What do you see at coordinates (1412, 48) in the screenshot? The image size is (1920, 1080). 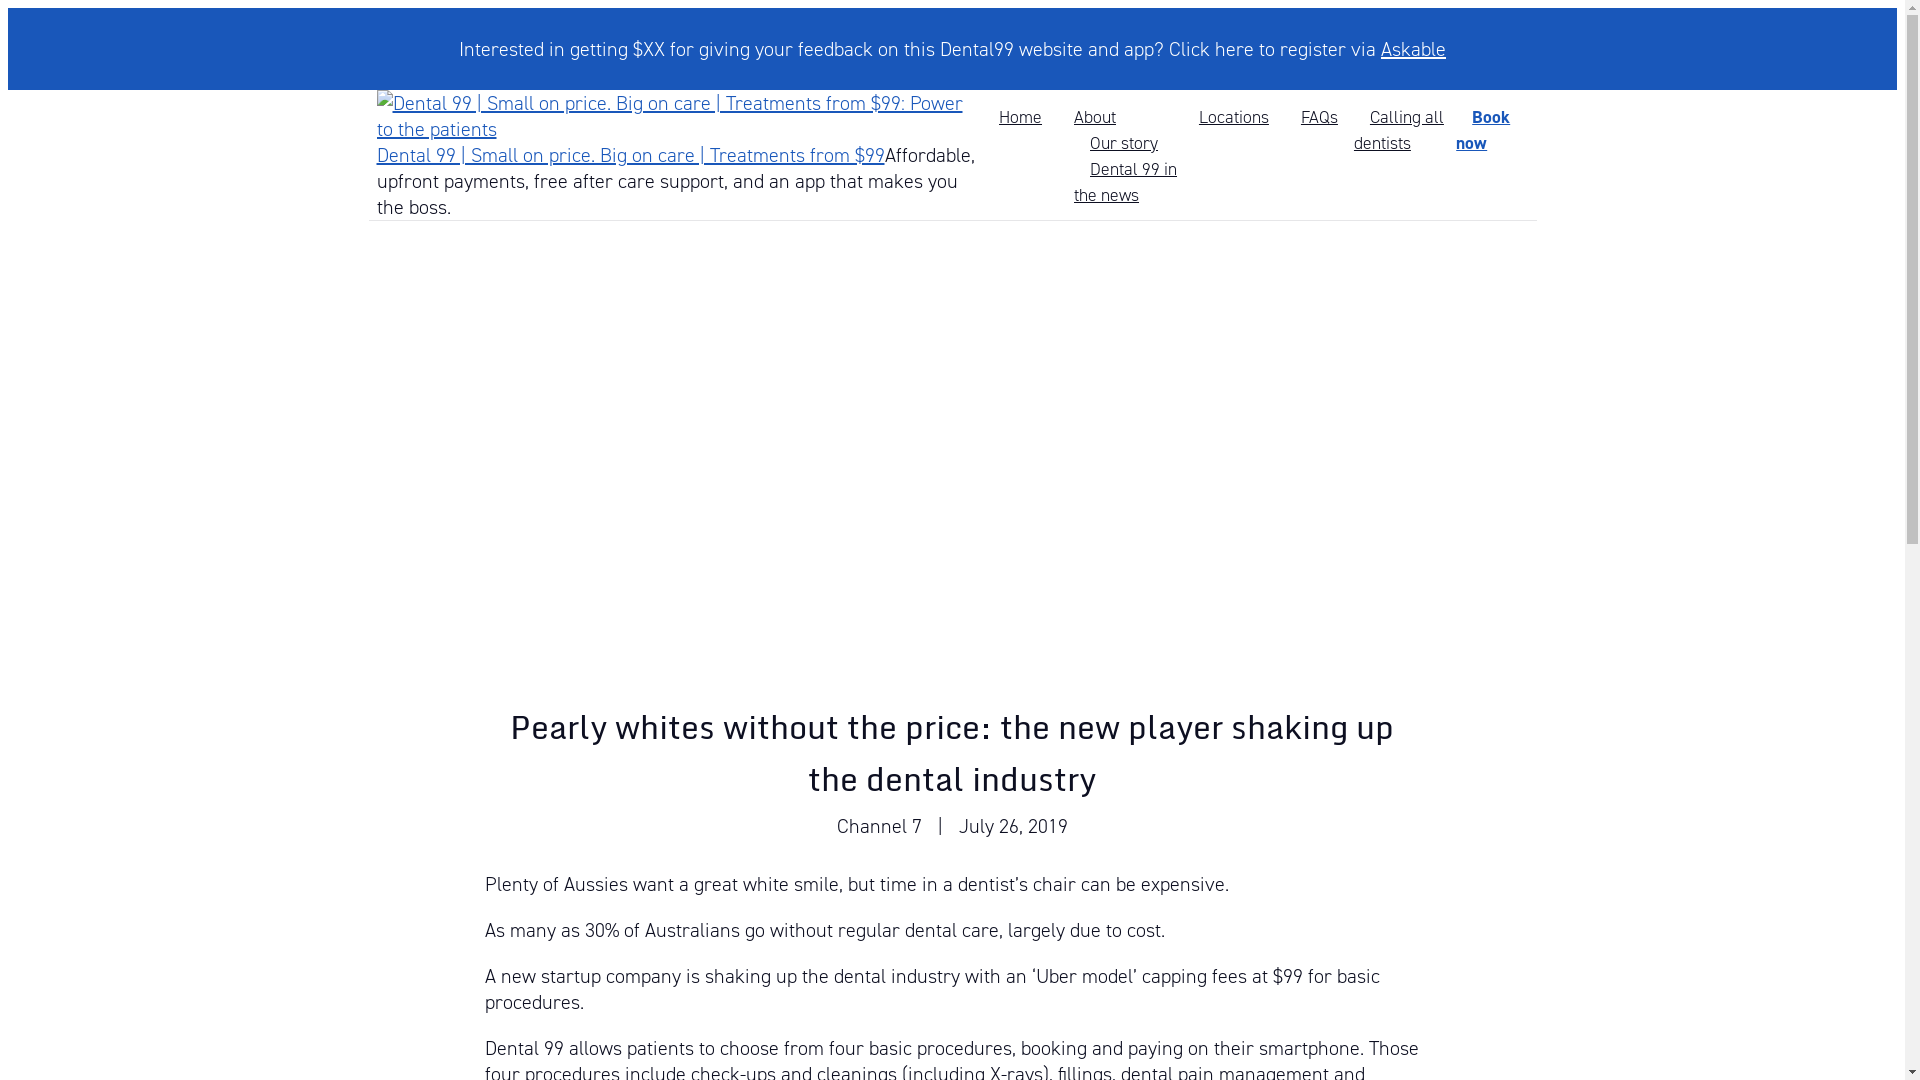 I see `'Askable'` at bounding box center [1412, 48].